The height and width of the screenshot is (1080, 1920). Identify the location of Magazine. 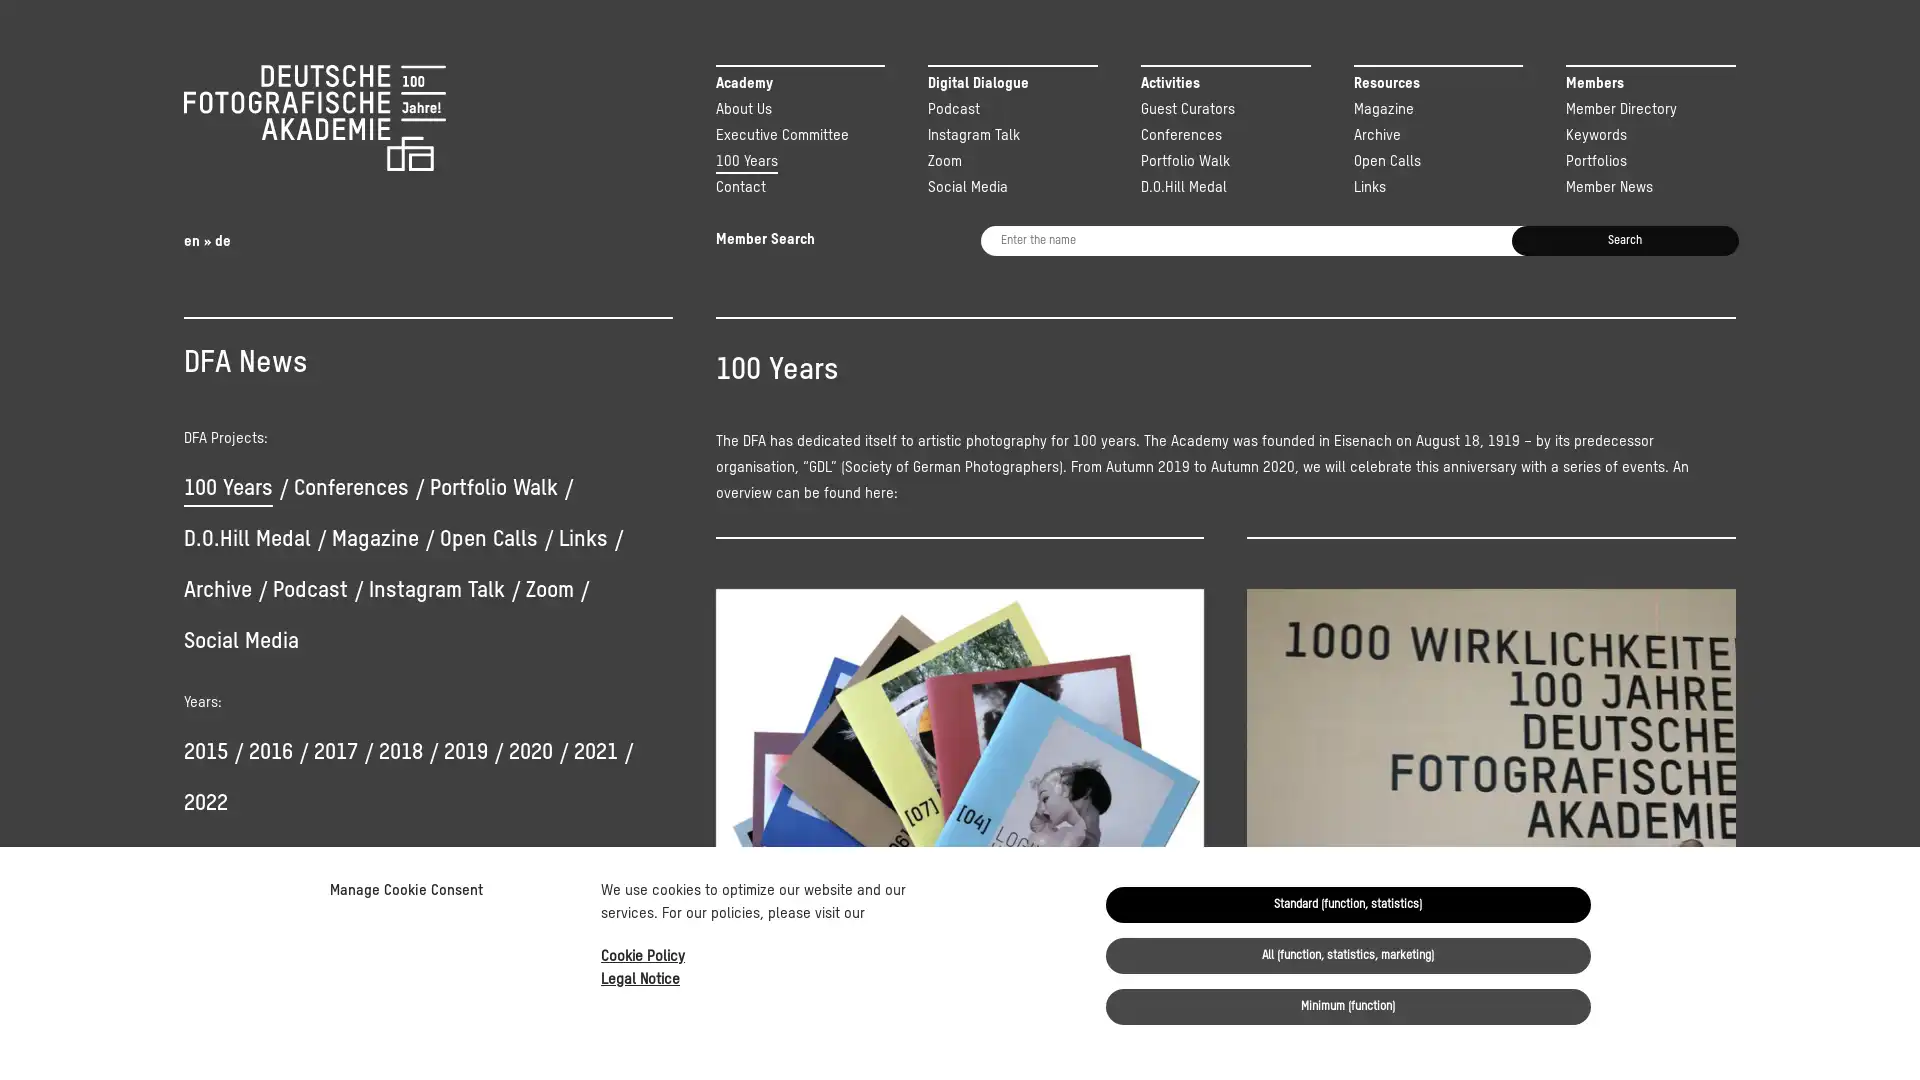
(375, 540).